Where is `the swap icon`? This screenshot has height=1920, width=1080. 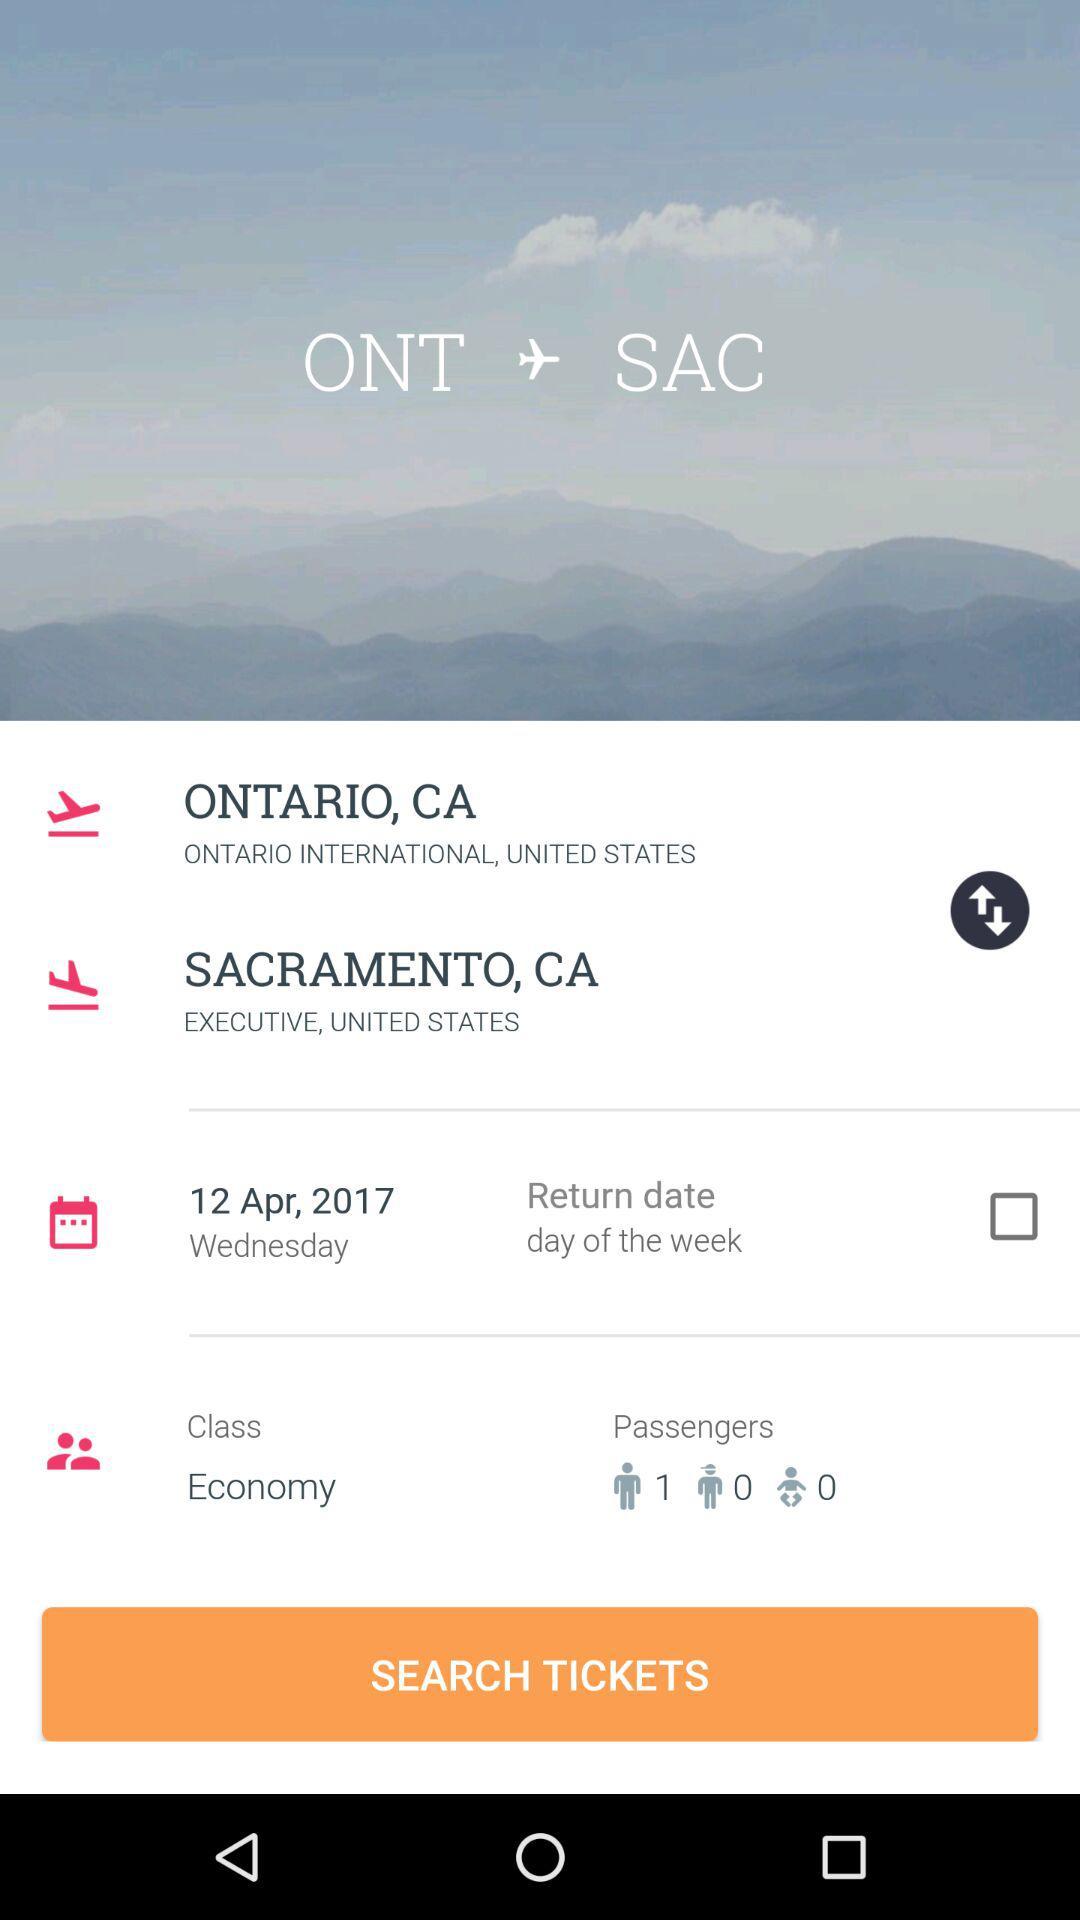 the swap icon is located at coordinates (990, 909).